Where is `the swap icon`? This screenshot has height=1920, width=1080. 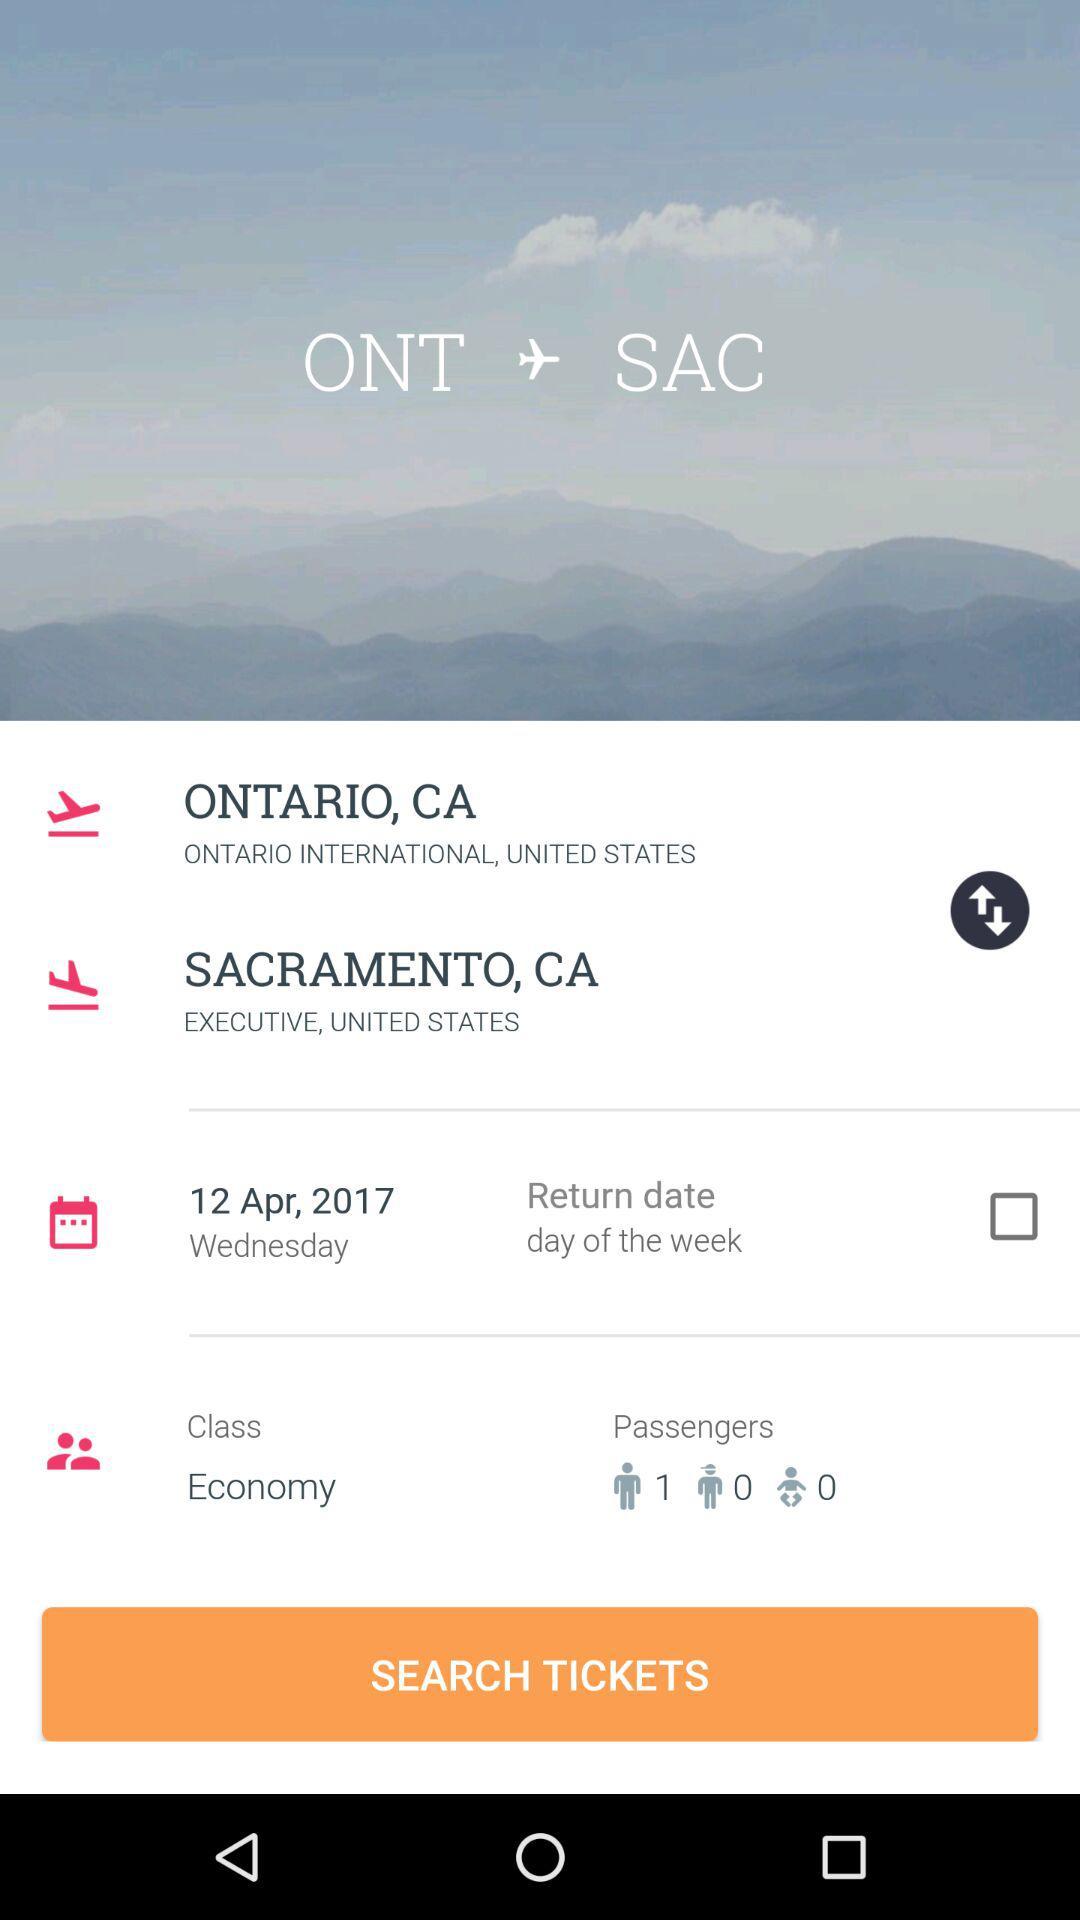 the swap icon is located at coordinates (990, 909).